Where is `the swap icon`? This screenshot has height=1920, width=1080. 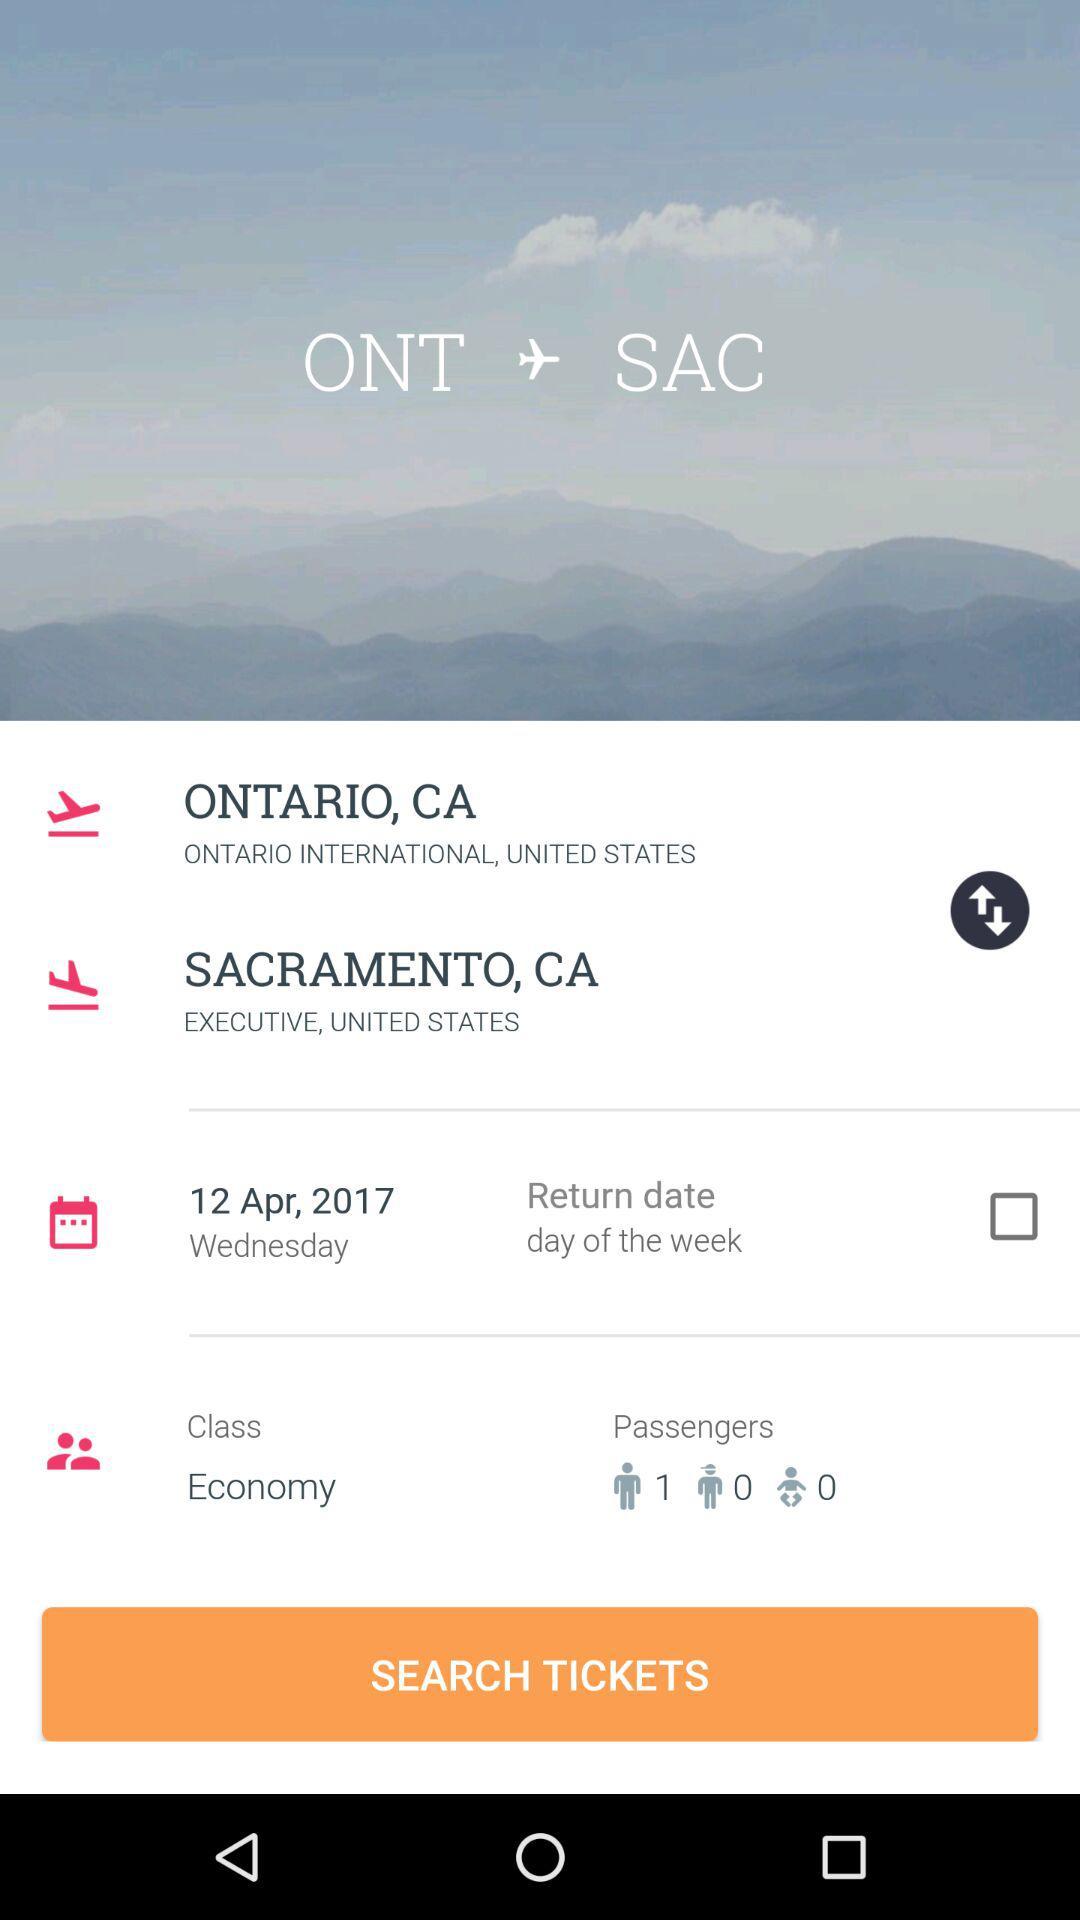 the swap icon is located at coordinates (990, 909).